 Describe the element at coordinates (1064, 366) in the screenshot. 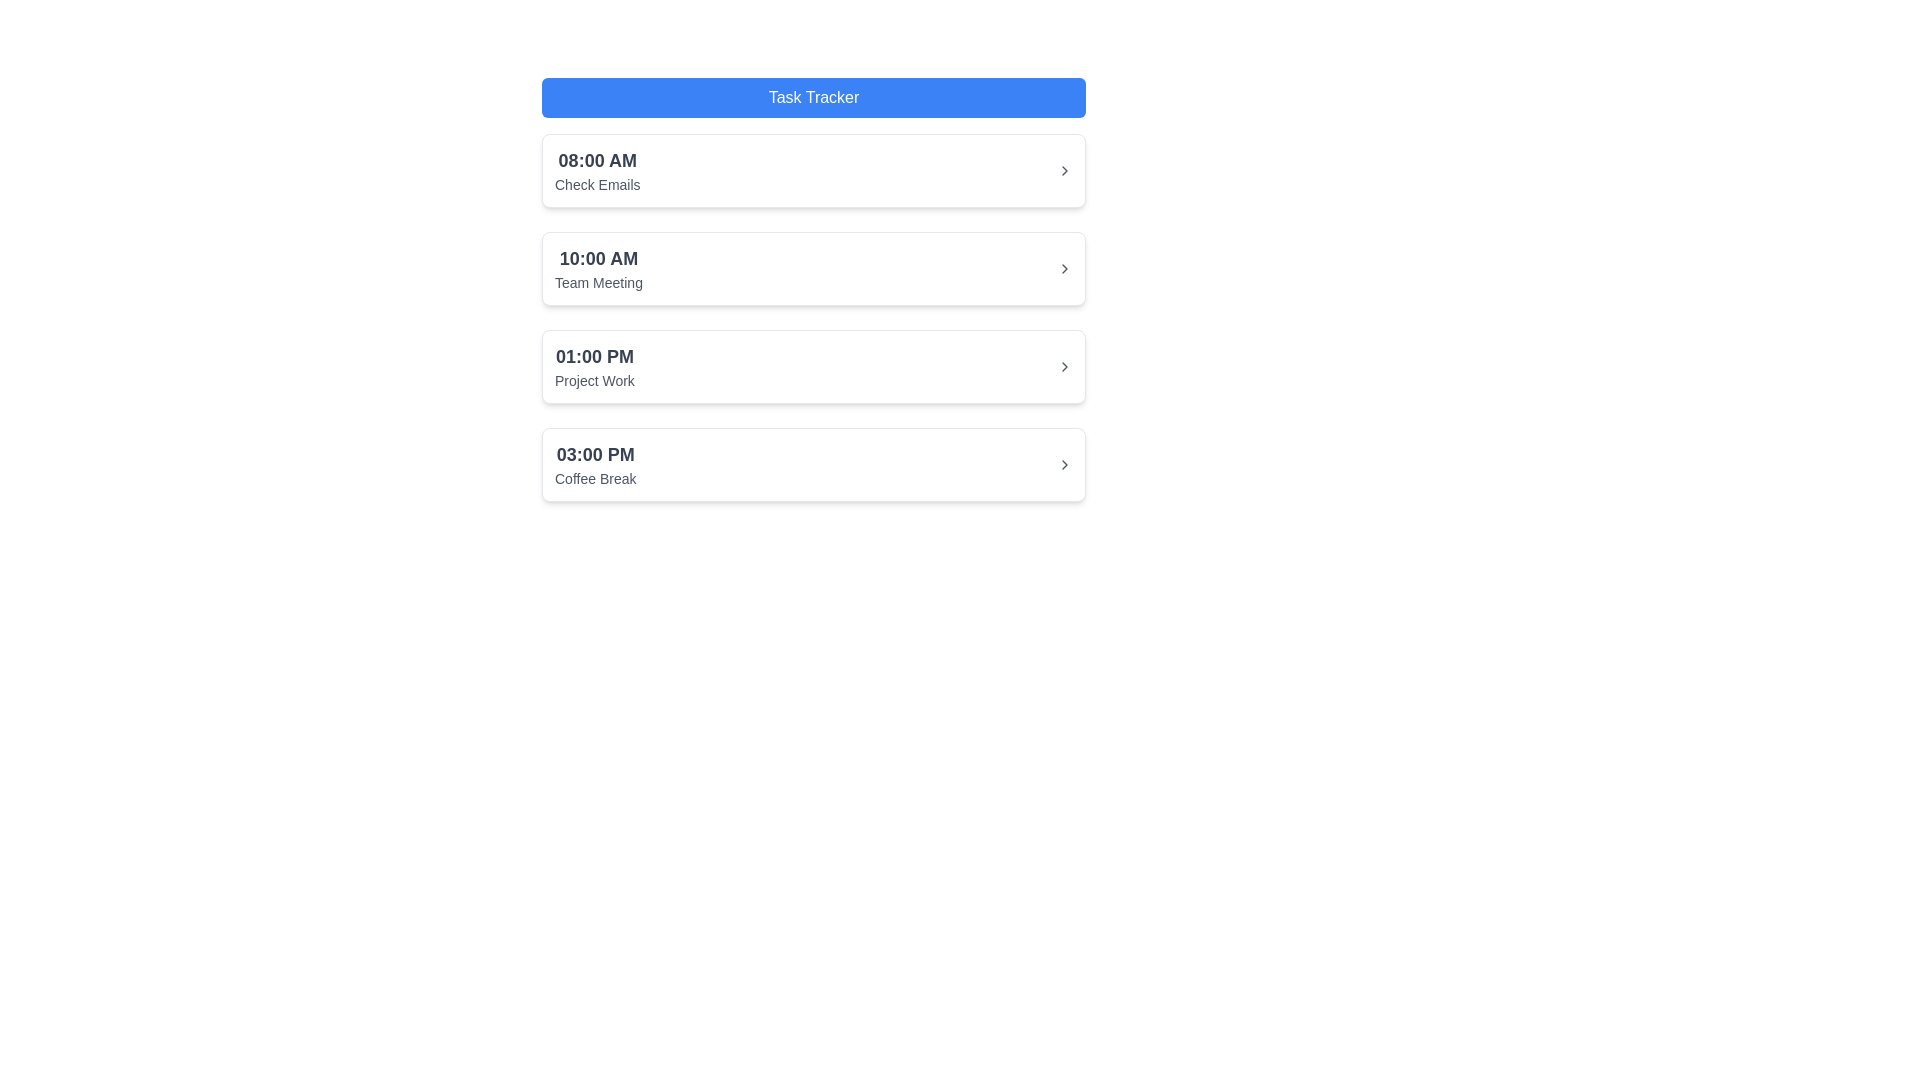

I see `the Rightward Chevron Icon located on the extreme right side of the row containing '01:00 PM' and 'Project Work'` at that location.